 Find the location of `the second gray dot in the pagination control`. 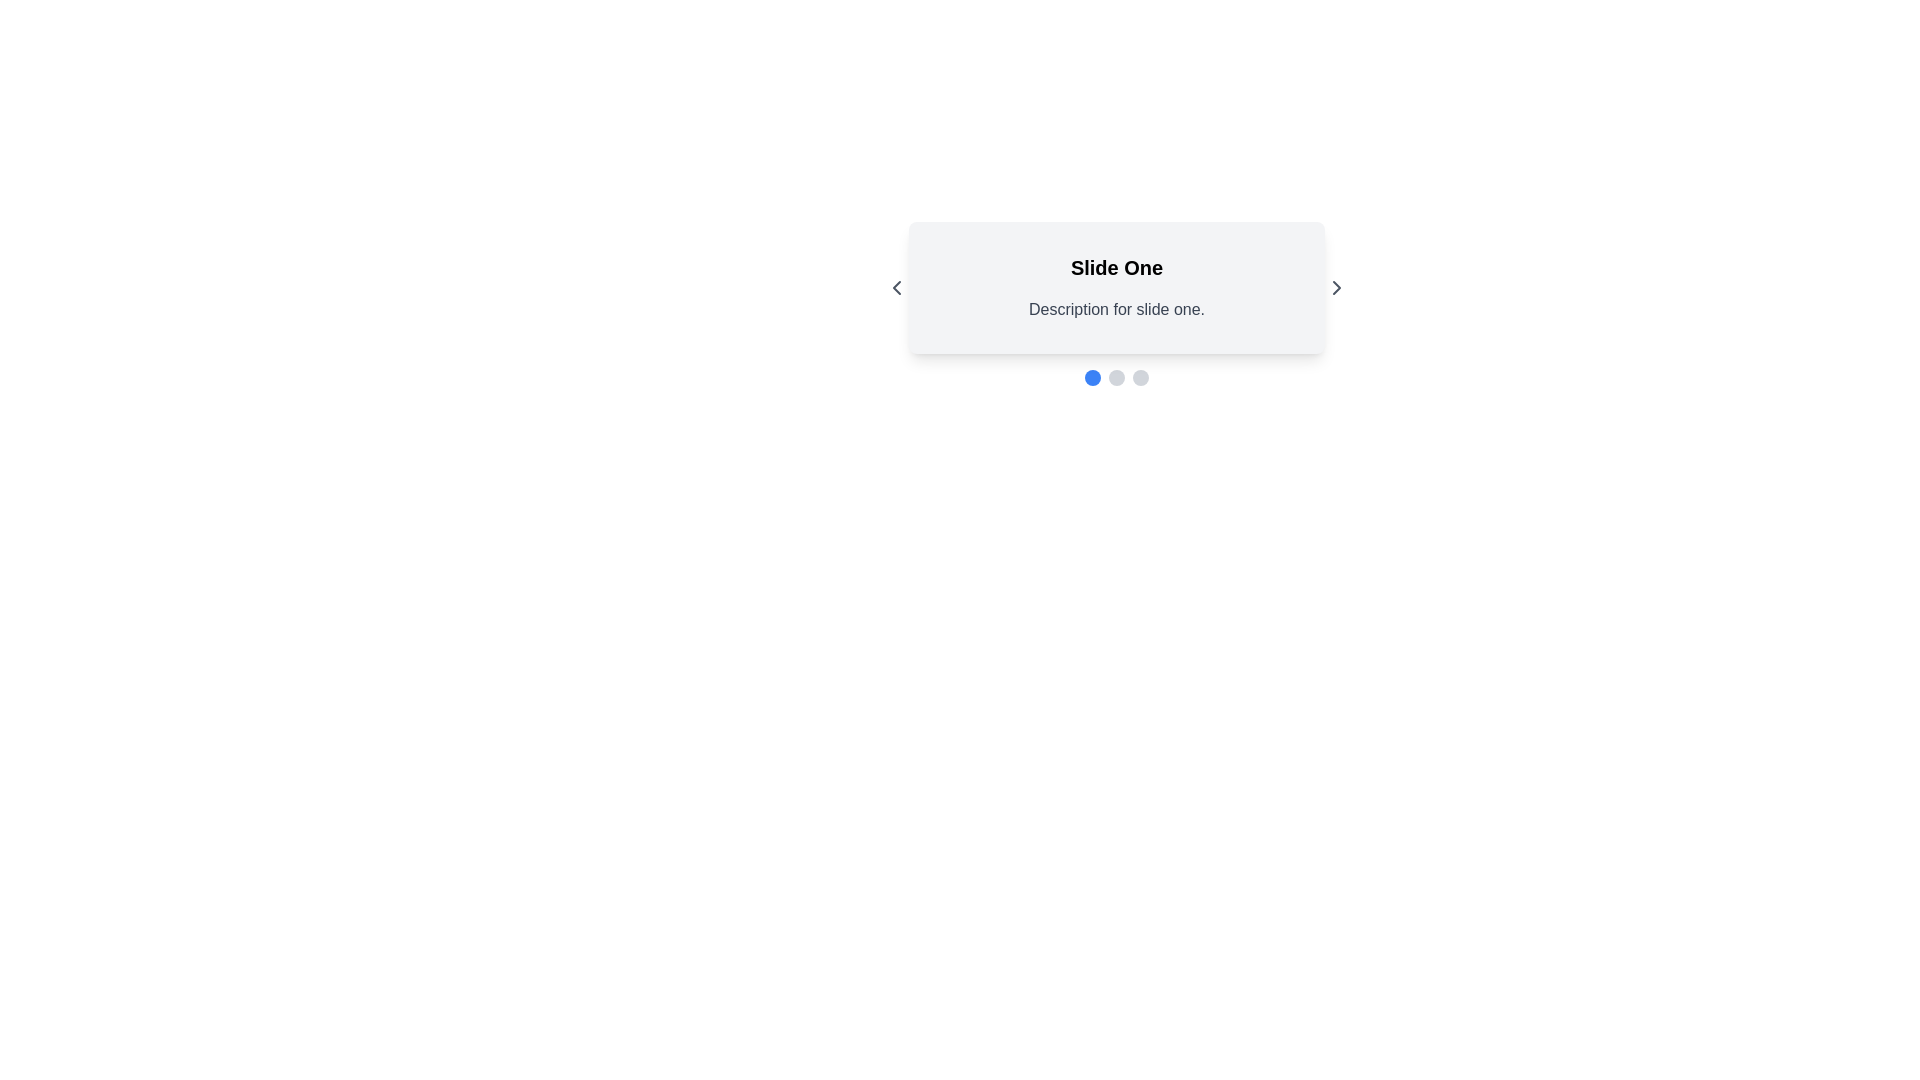

the second gray dot in the pagination control is located at coordinates (1116, 378).